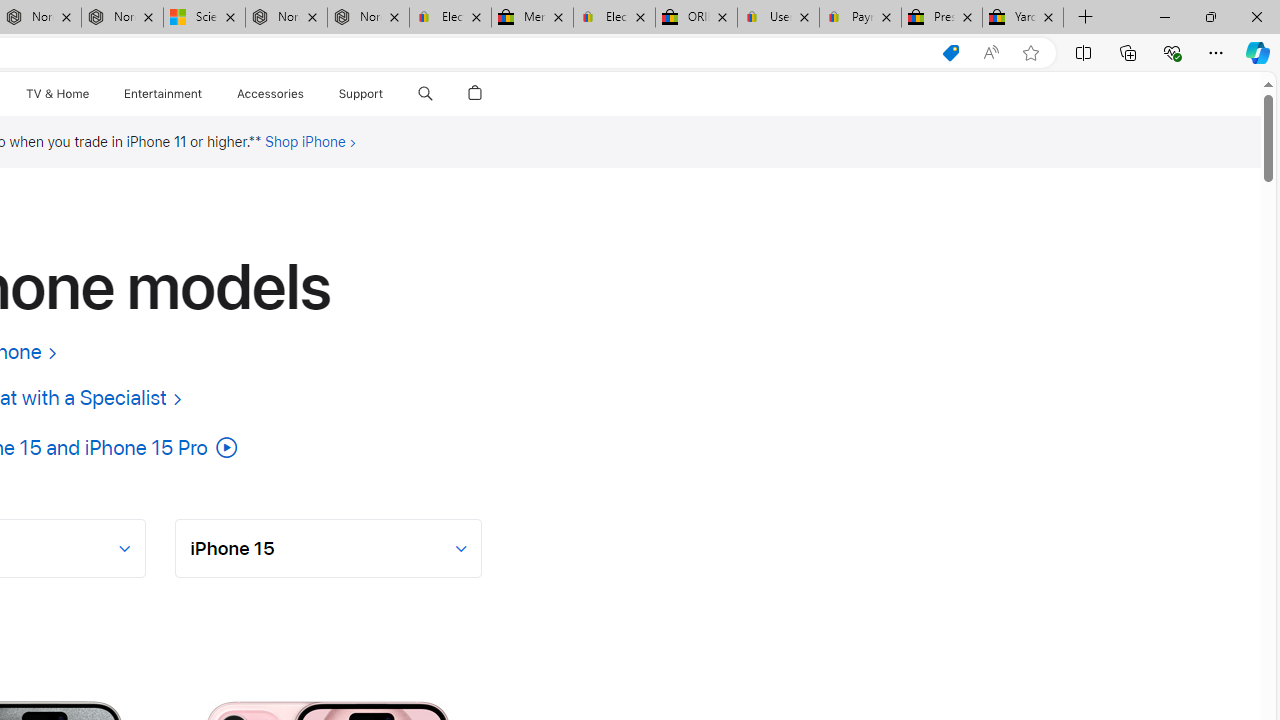 The width and height of the screenshot is (1280, 720). What do you see at coordinates (387, 93) in the screenshot?
I see `'Class: globalnav-submenu-trigger-item'` at bounding box center [387, 93].